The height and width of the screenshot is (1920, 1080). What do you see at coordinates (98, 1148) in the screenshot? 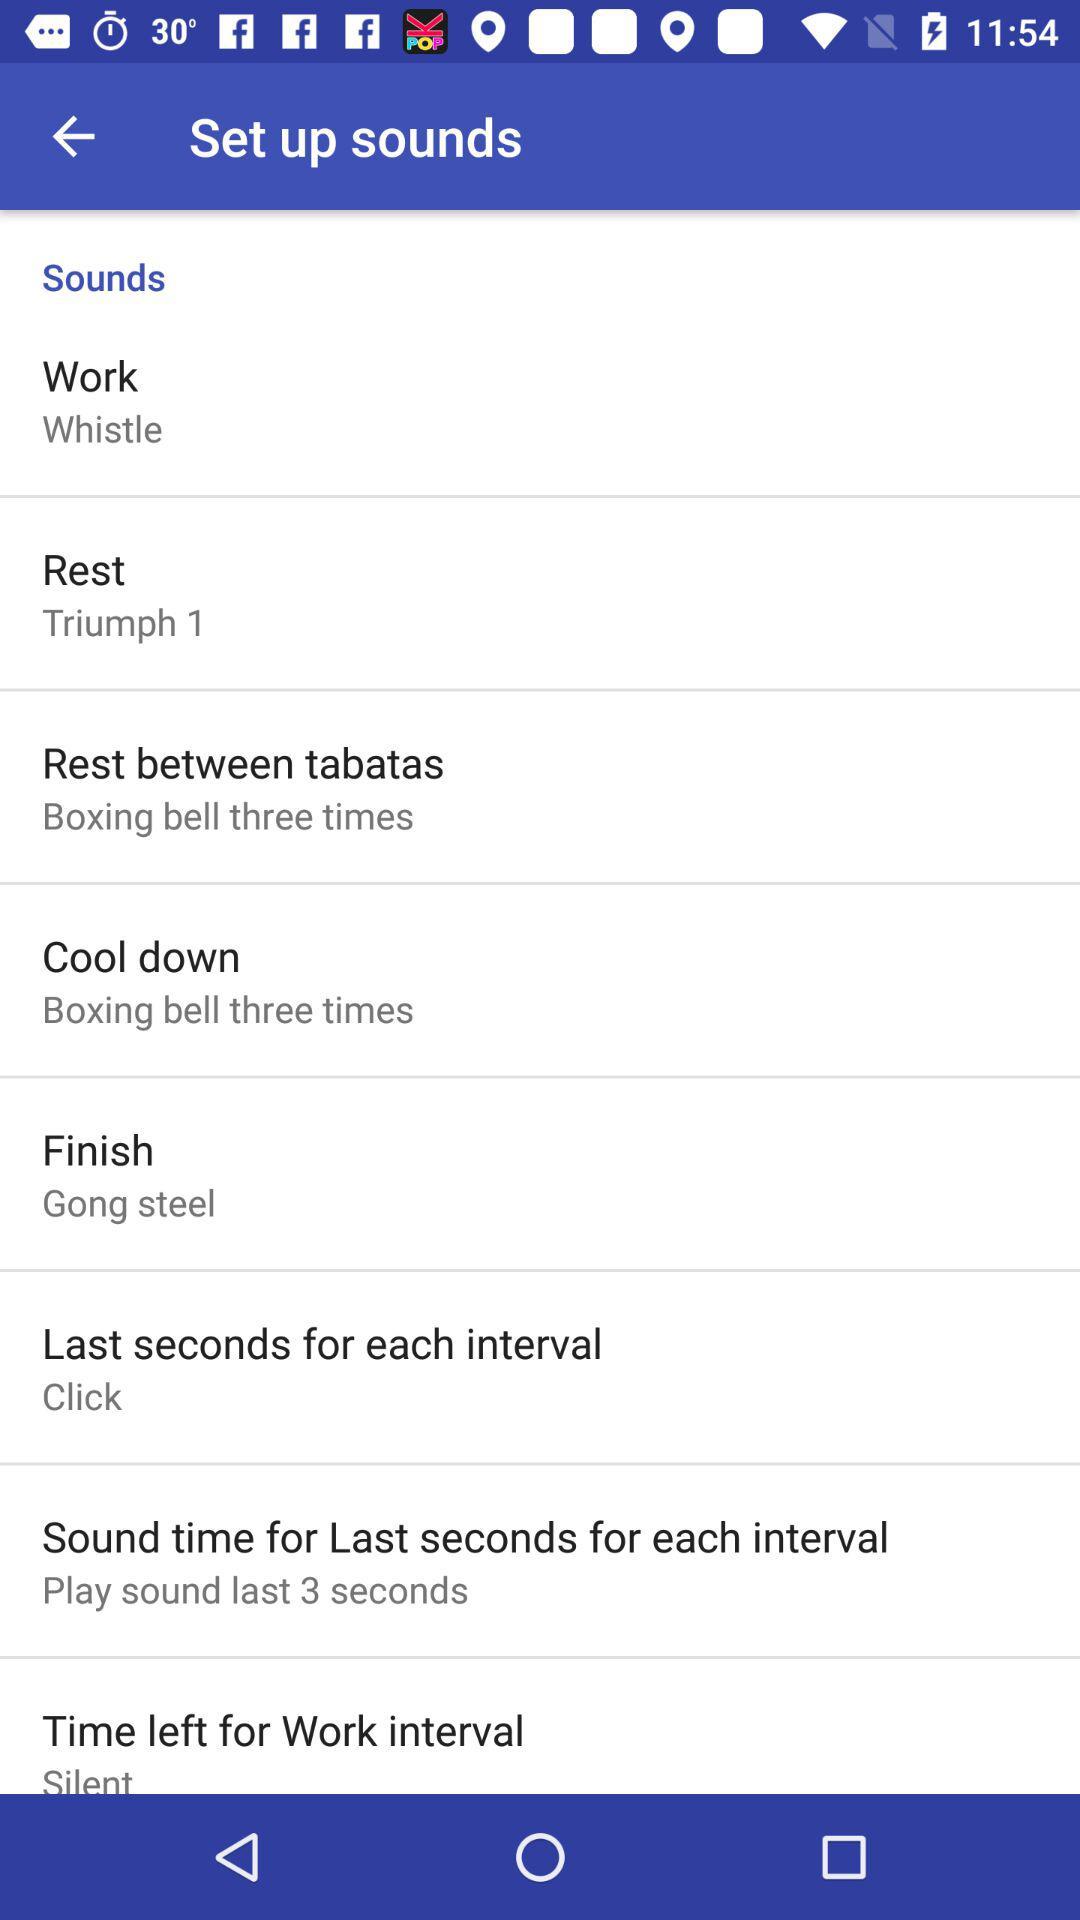
I see `finish icon` at bounding box center [98, 1148].